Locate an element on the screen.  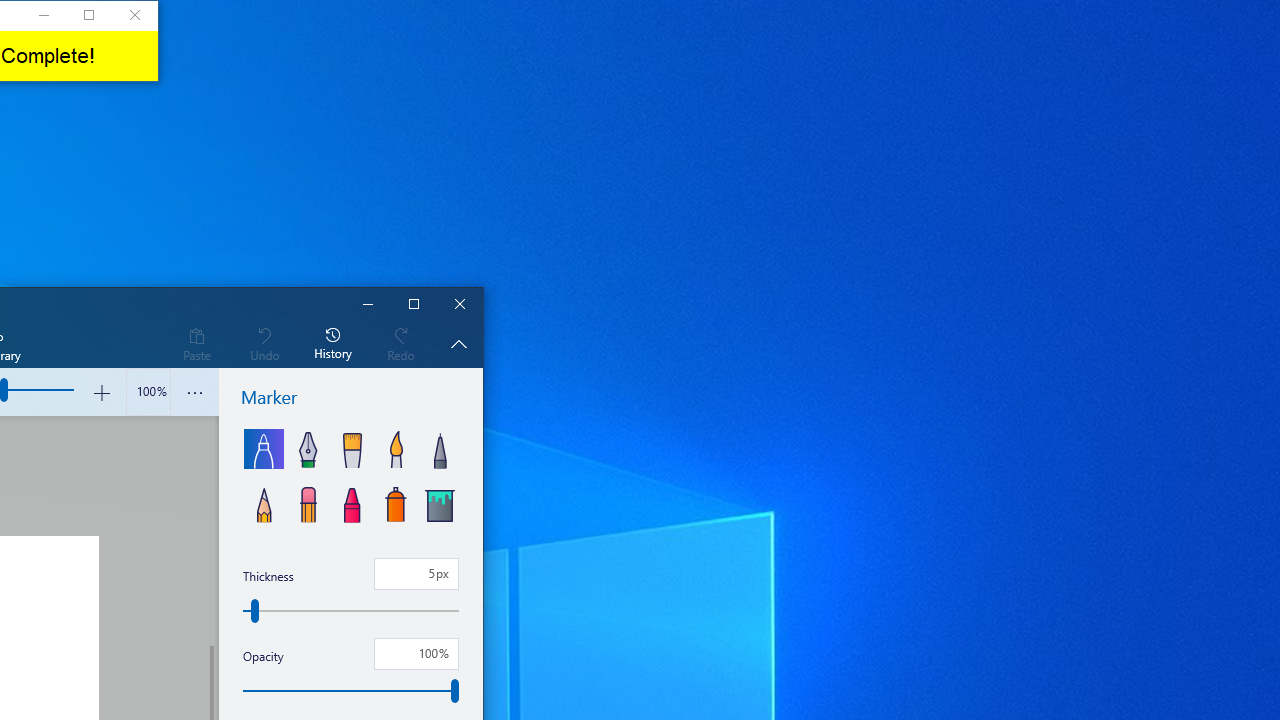
'Fill' is located at coordinates (438, 501).